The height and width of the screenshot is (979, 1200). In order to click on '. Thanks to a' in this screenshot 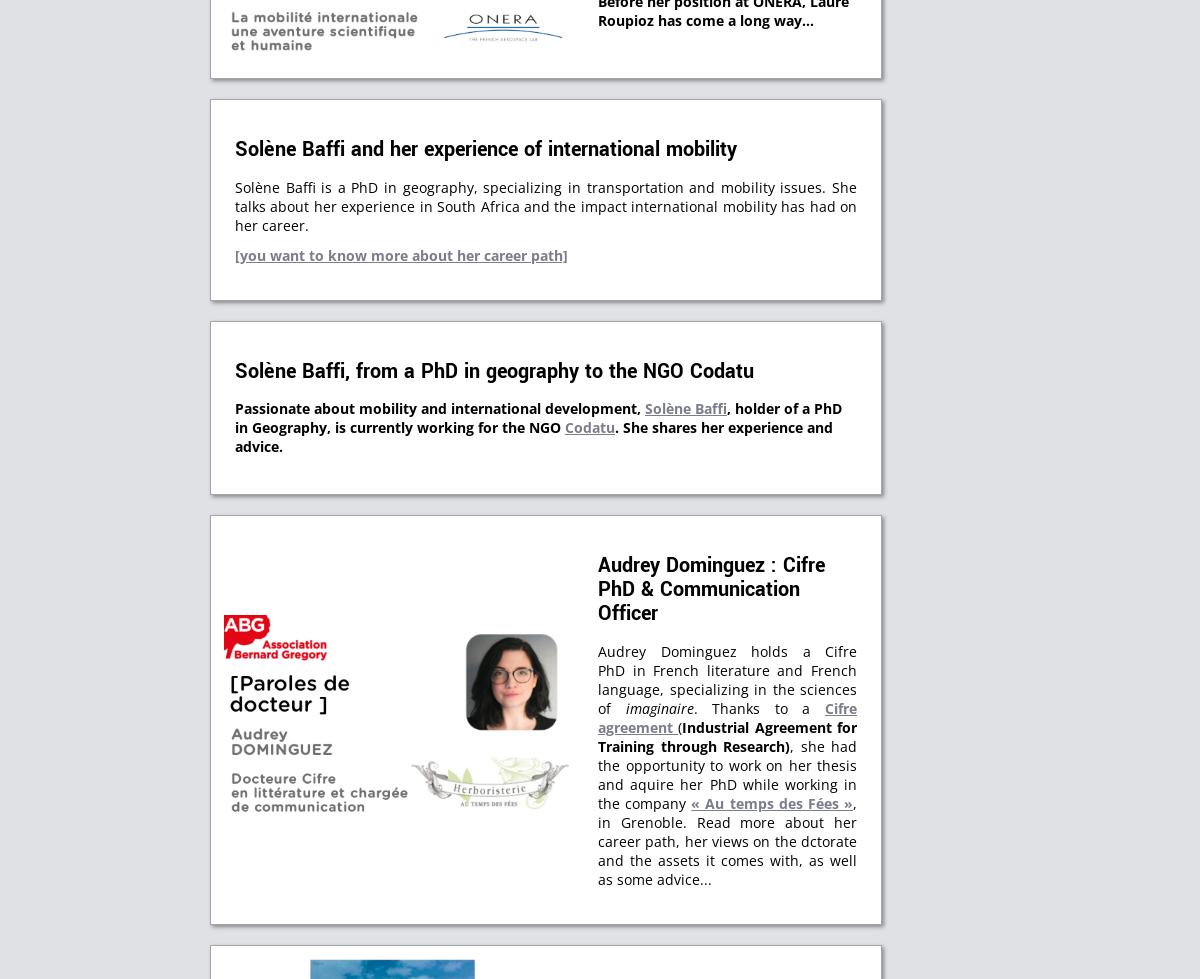, I will do `click(757, 707)`.